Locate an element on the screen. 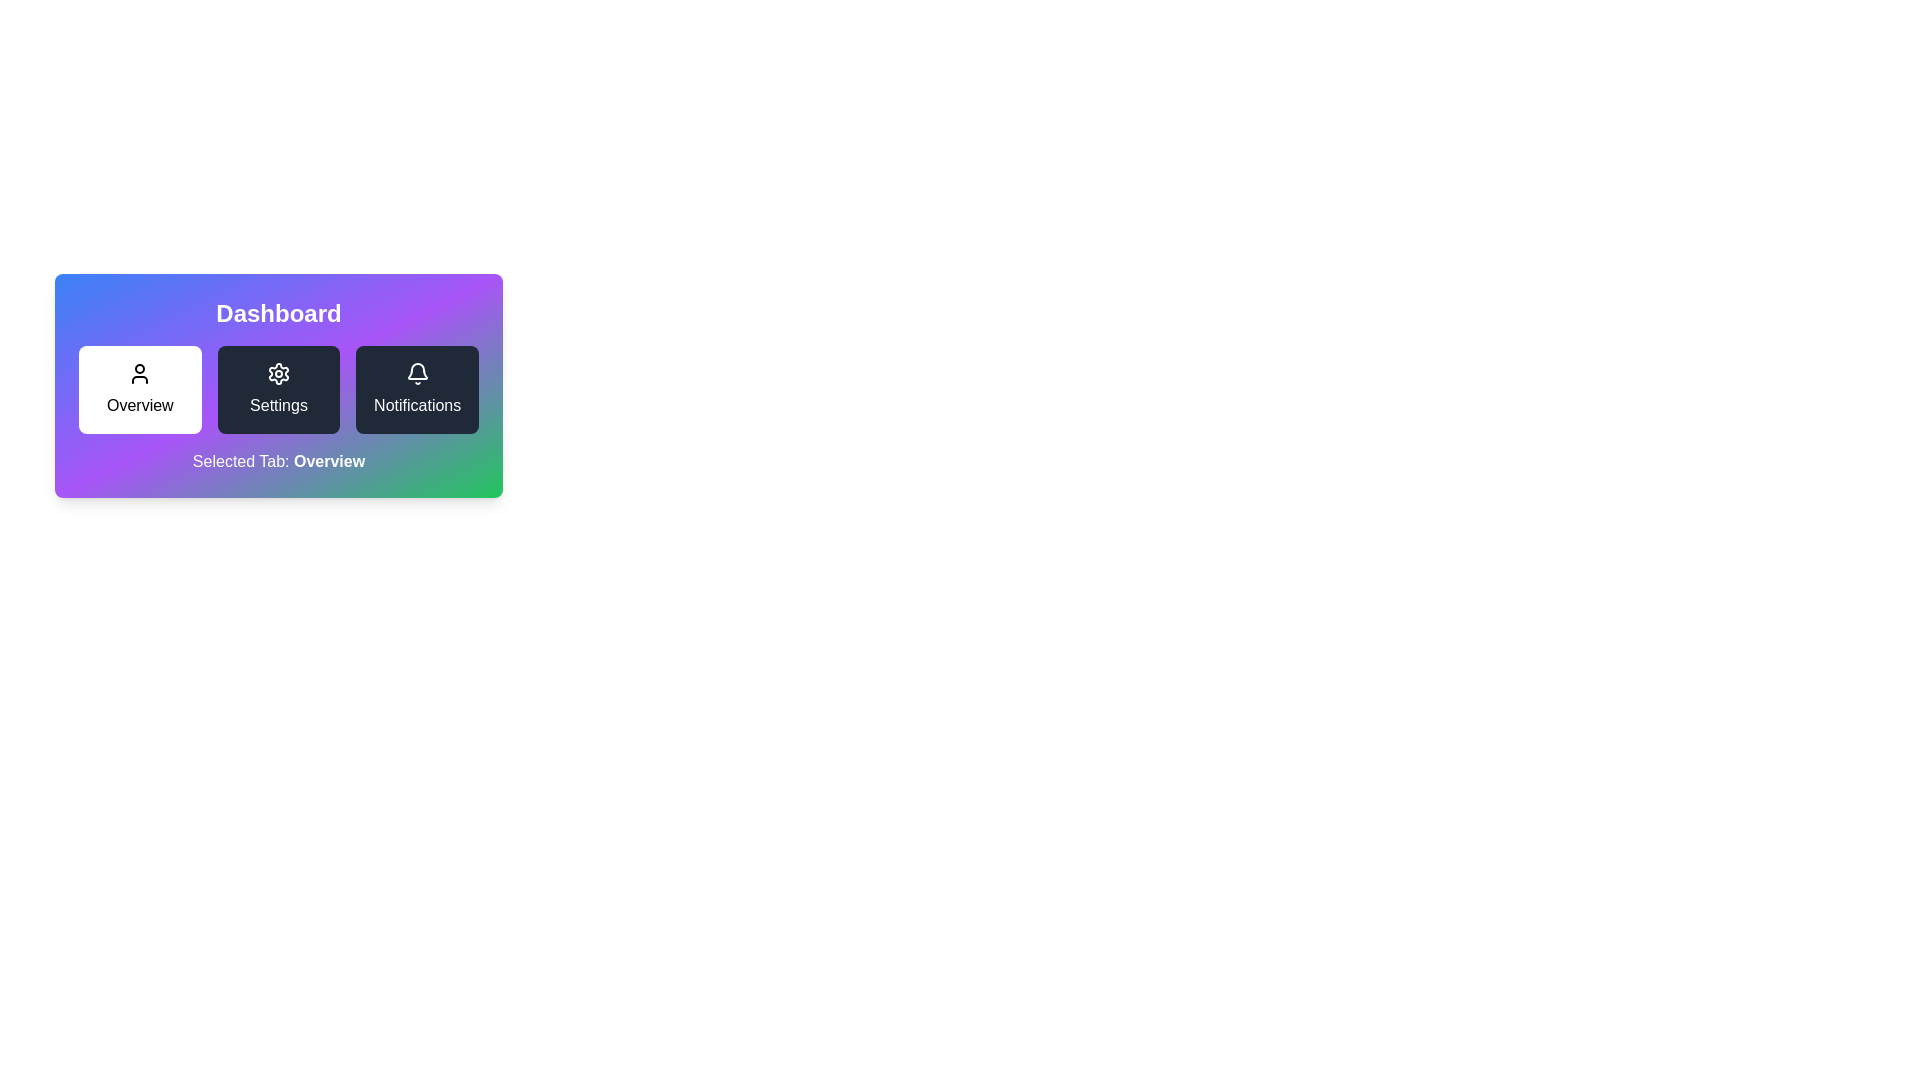 The image size is (1920, 1080). the 'Settings' button, which is positioned in the center of a three-button grid, located directly to the right of the 'Overview' button and to the left of the 'Notifications' button is located at coordinates (277, 389).